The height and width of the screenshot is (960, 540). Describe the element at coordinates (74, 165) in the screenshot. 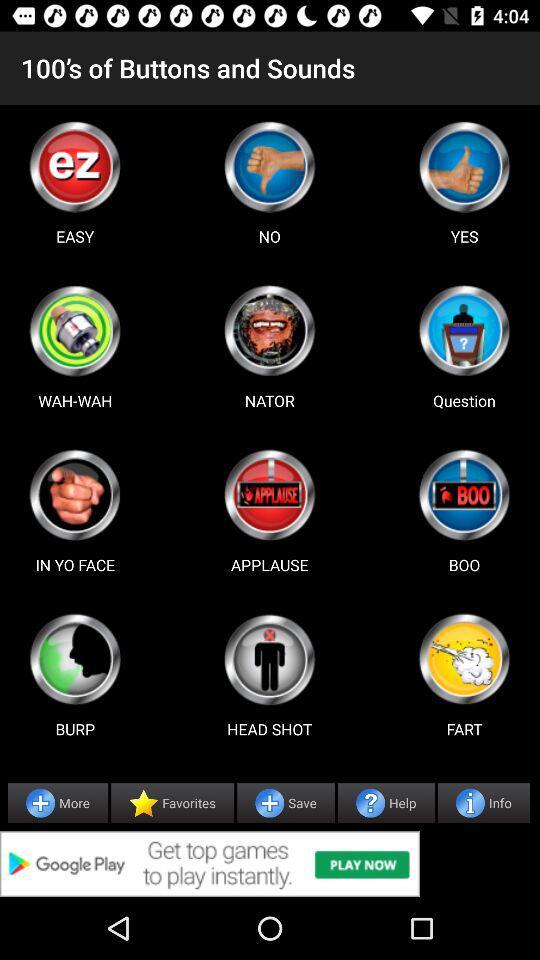

I see `ez sounds` at that location.